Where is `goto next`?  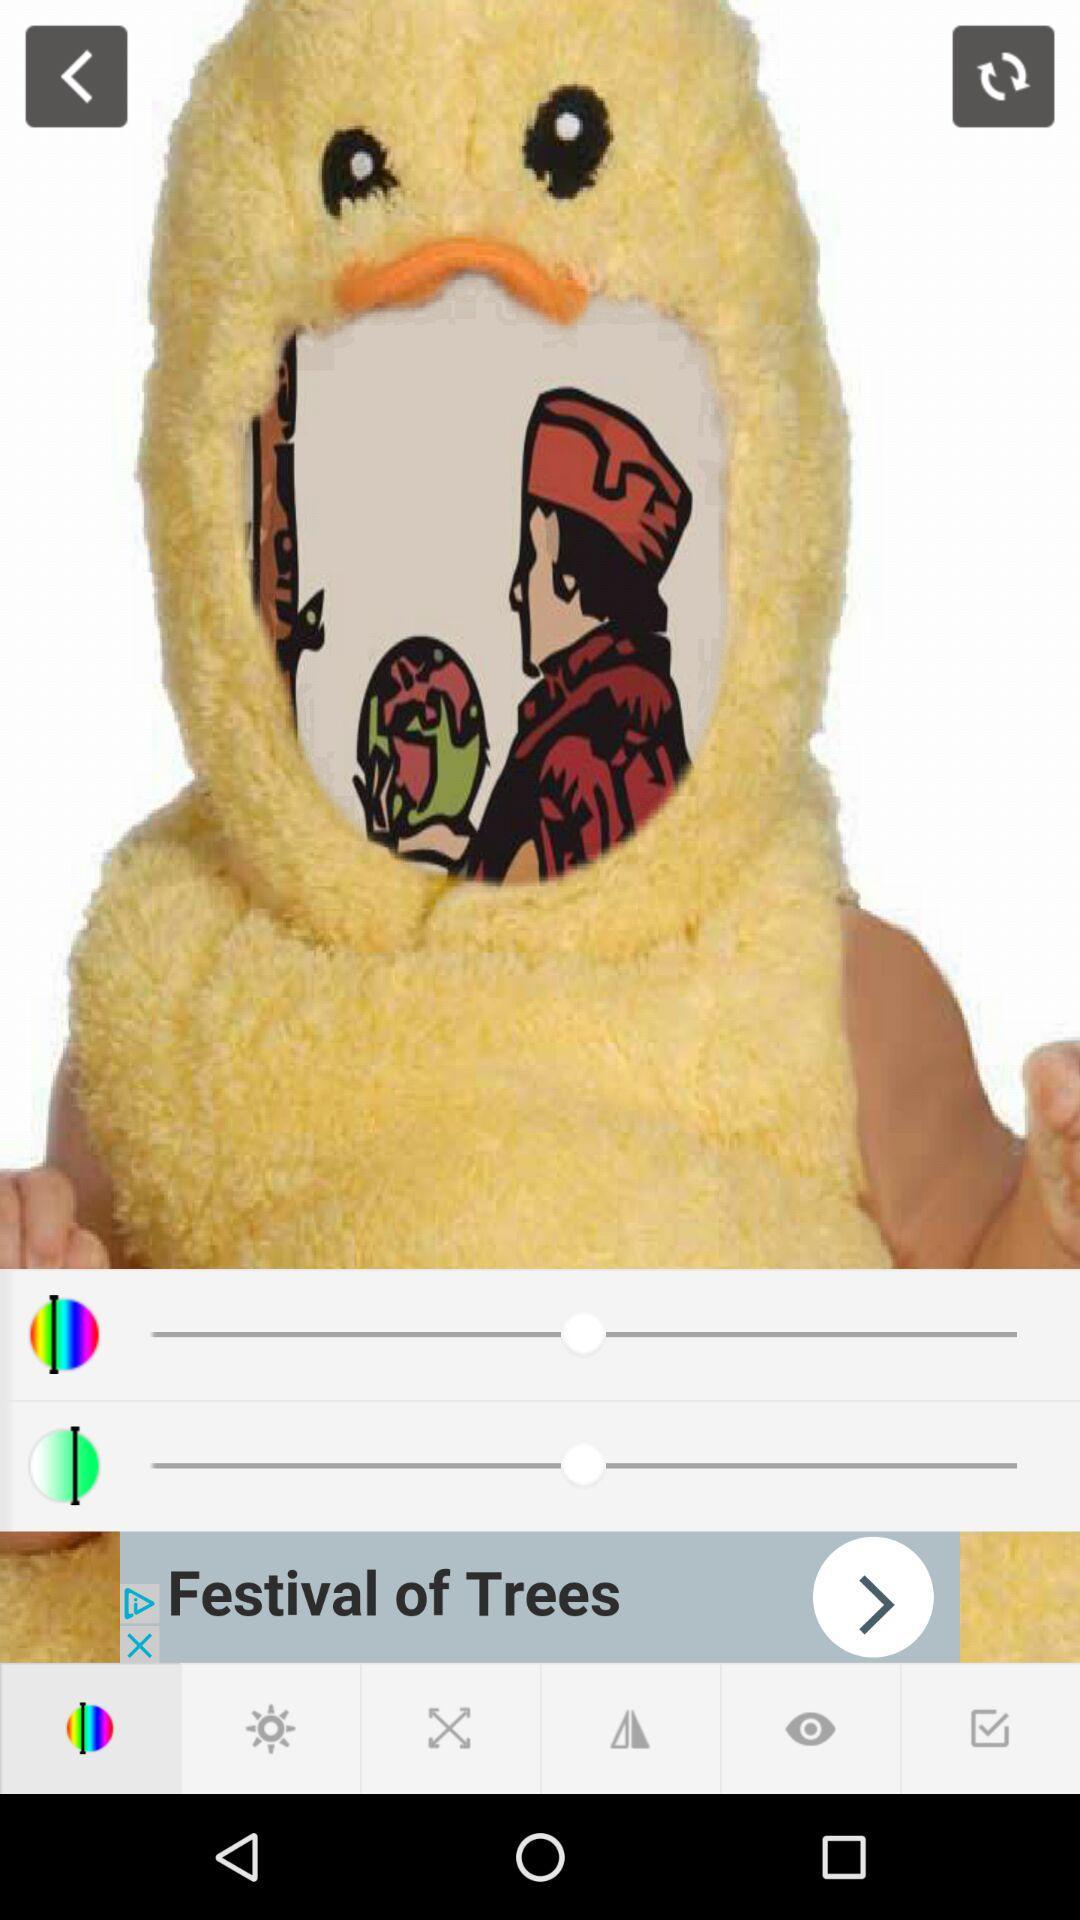
goto next is located at coordinates (810, 1727).